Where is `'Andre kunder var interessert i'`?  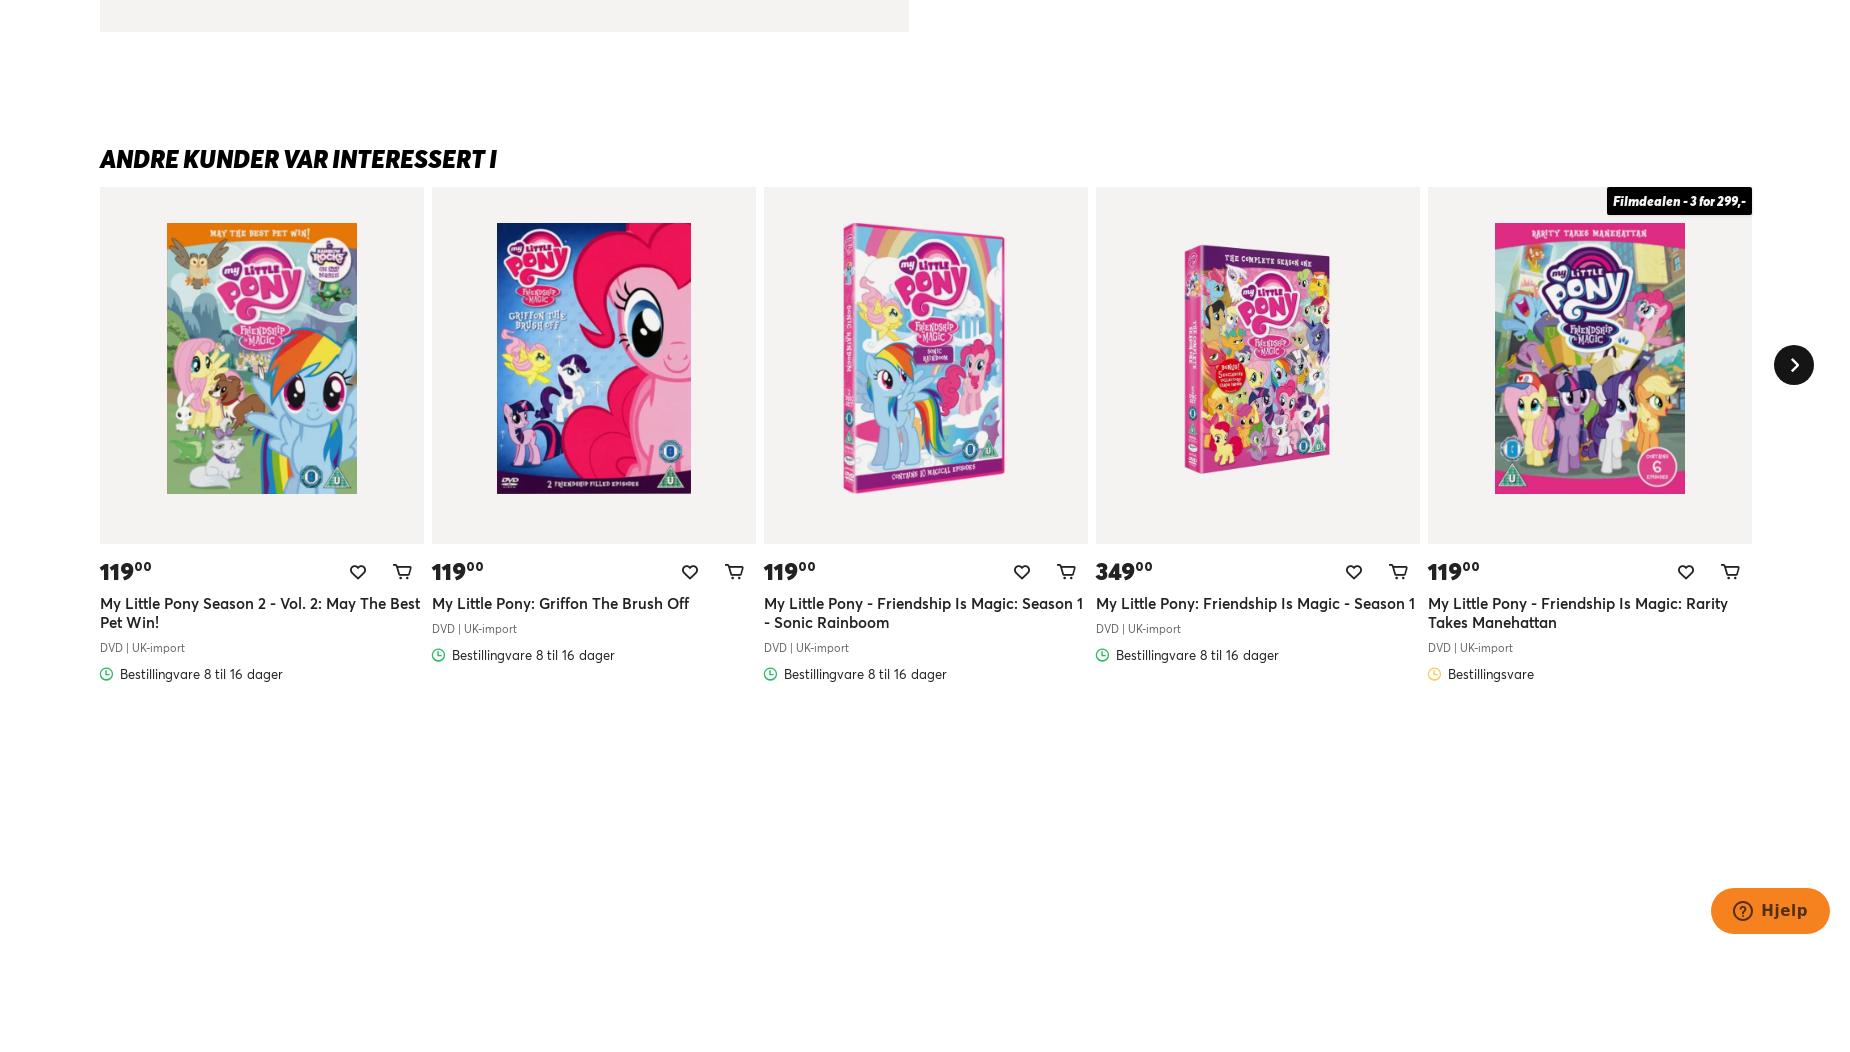
'Andre kunder var interessert i' is located at coordinates (297, 157).